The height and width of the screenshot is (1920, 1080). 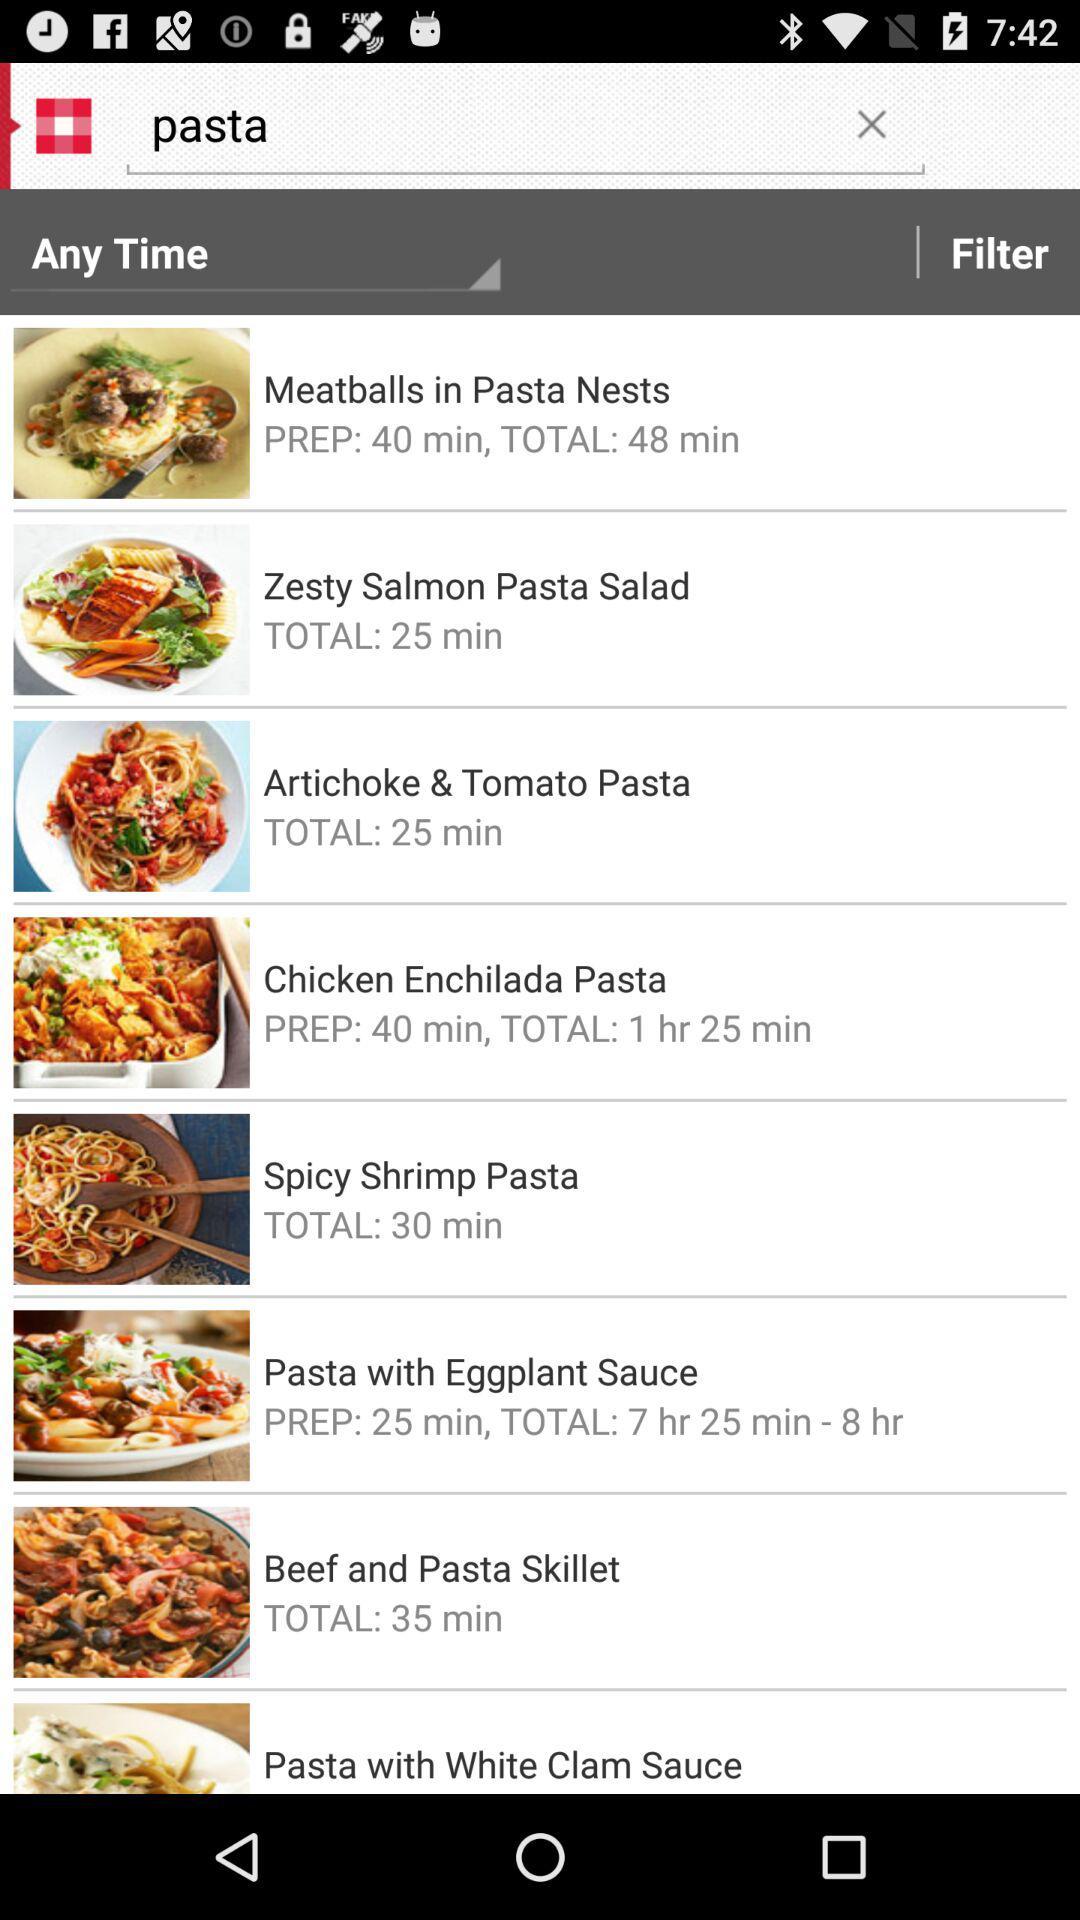 I want to click on the icon above the total: 25 min app, so click(x=658, y=584).